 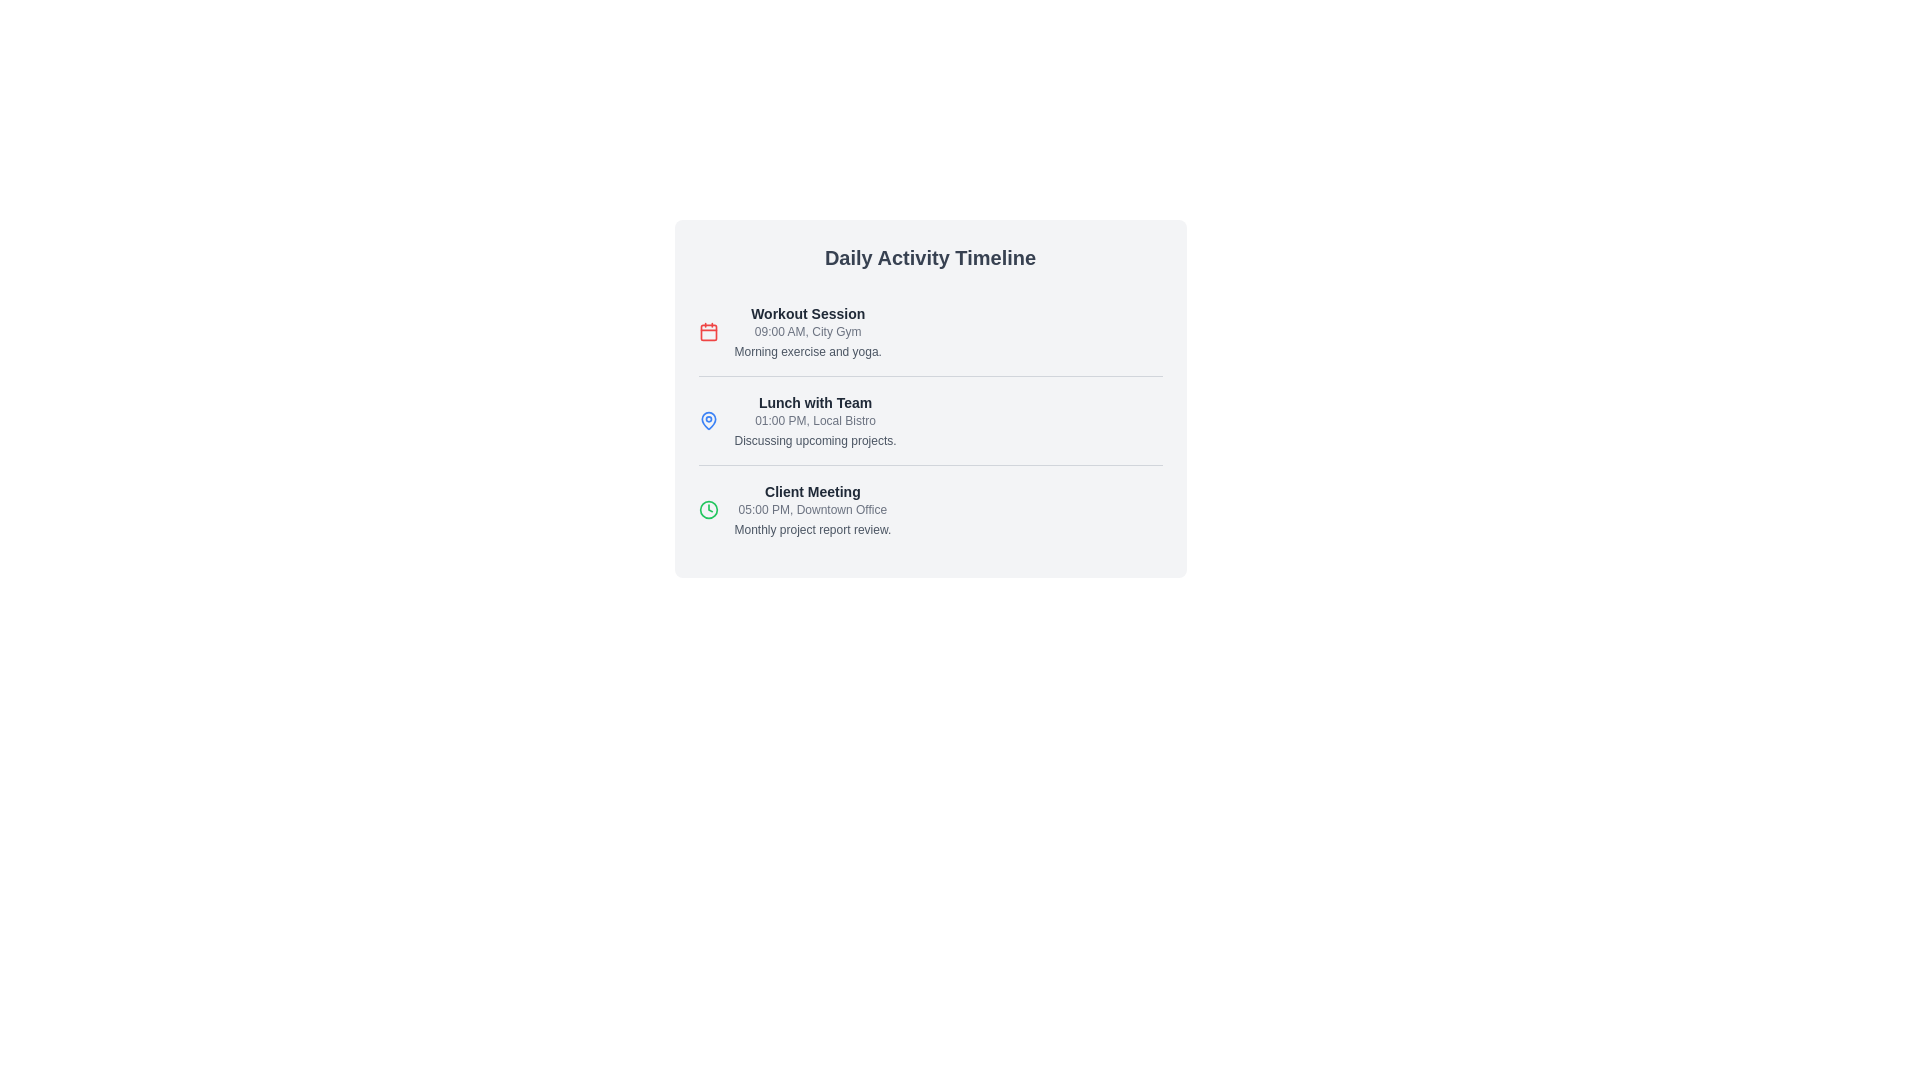 What do you see at coordinates (815, 439) in the screenshot?
I see `the Text Label that provides additional detail about the 'Lunch with Team' schedule entry, positioned below the title and subtitle` at bounding box center [815, 439].